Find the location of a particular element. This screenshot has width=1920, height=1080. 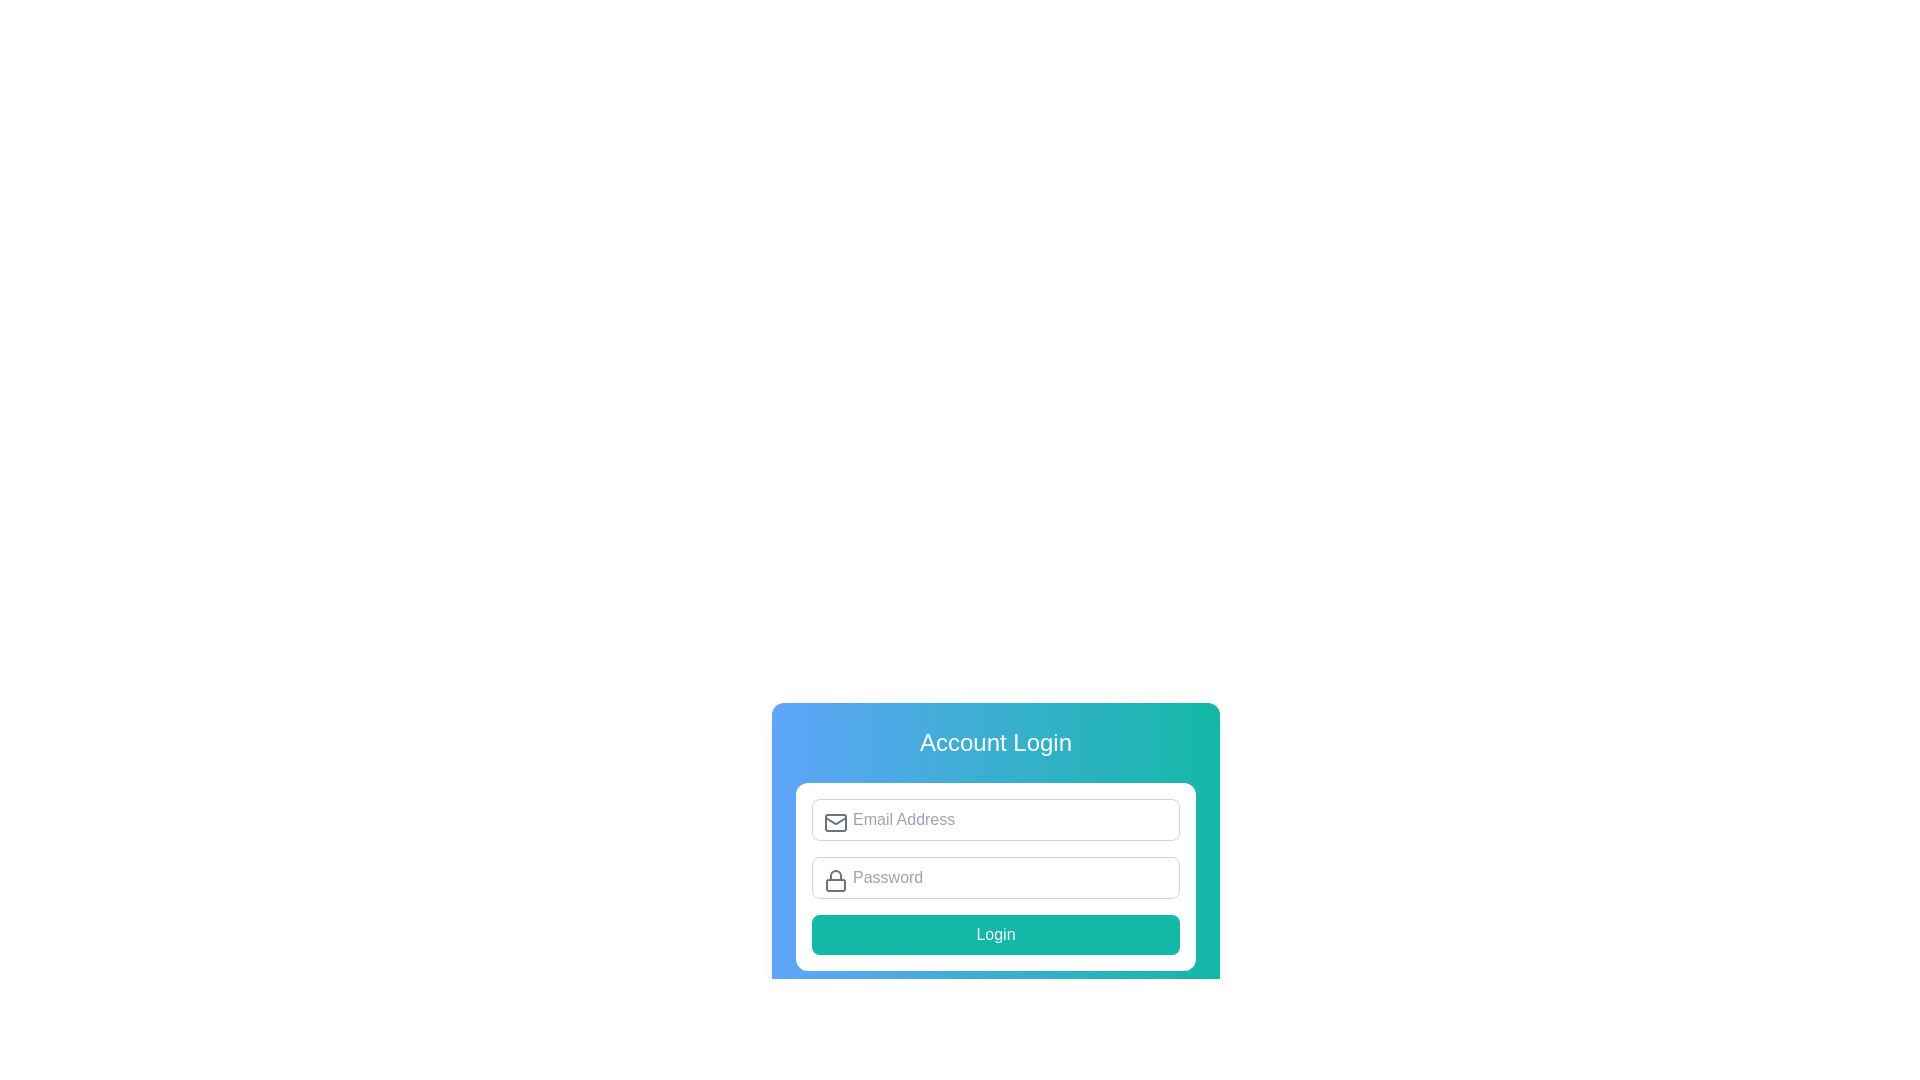

the password icon located to the left of the input field labeled 'Password' in the login form is located at coordinates (835, 879).